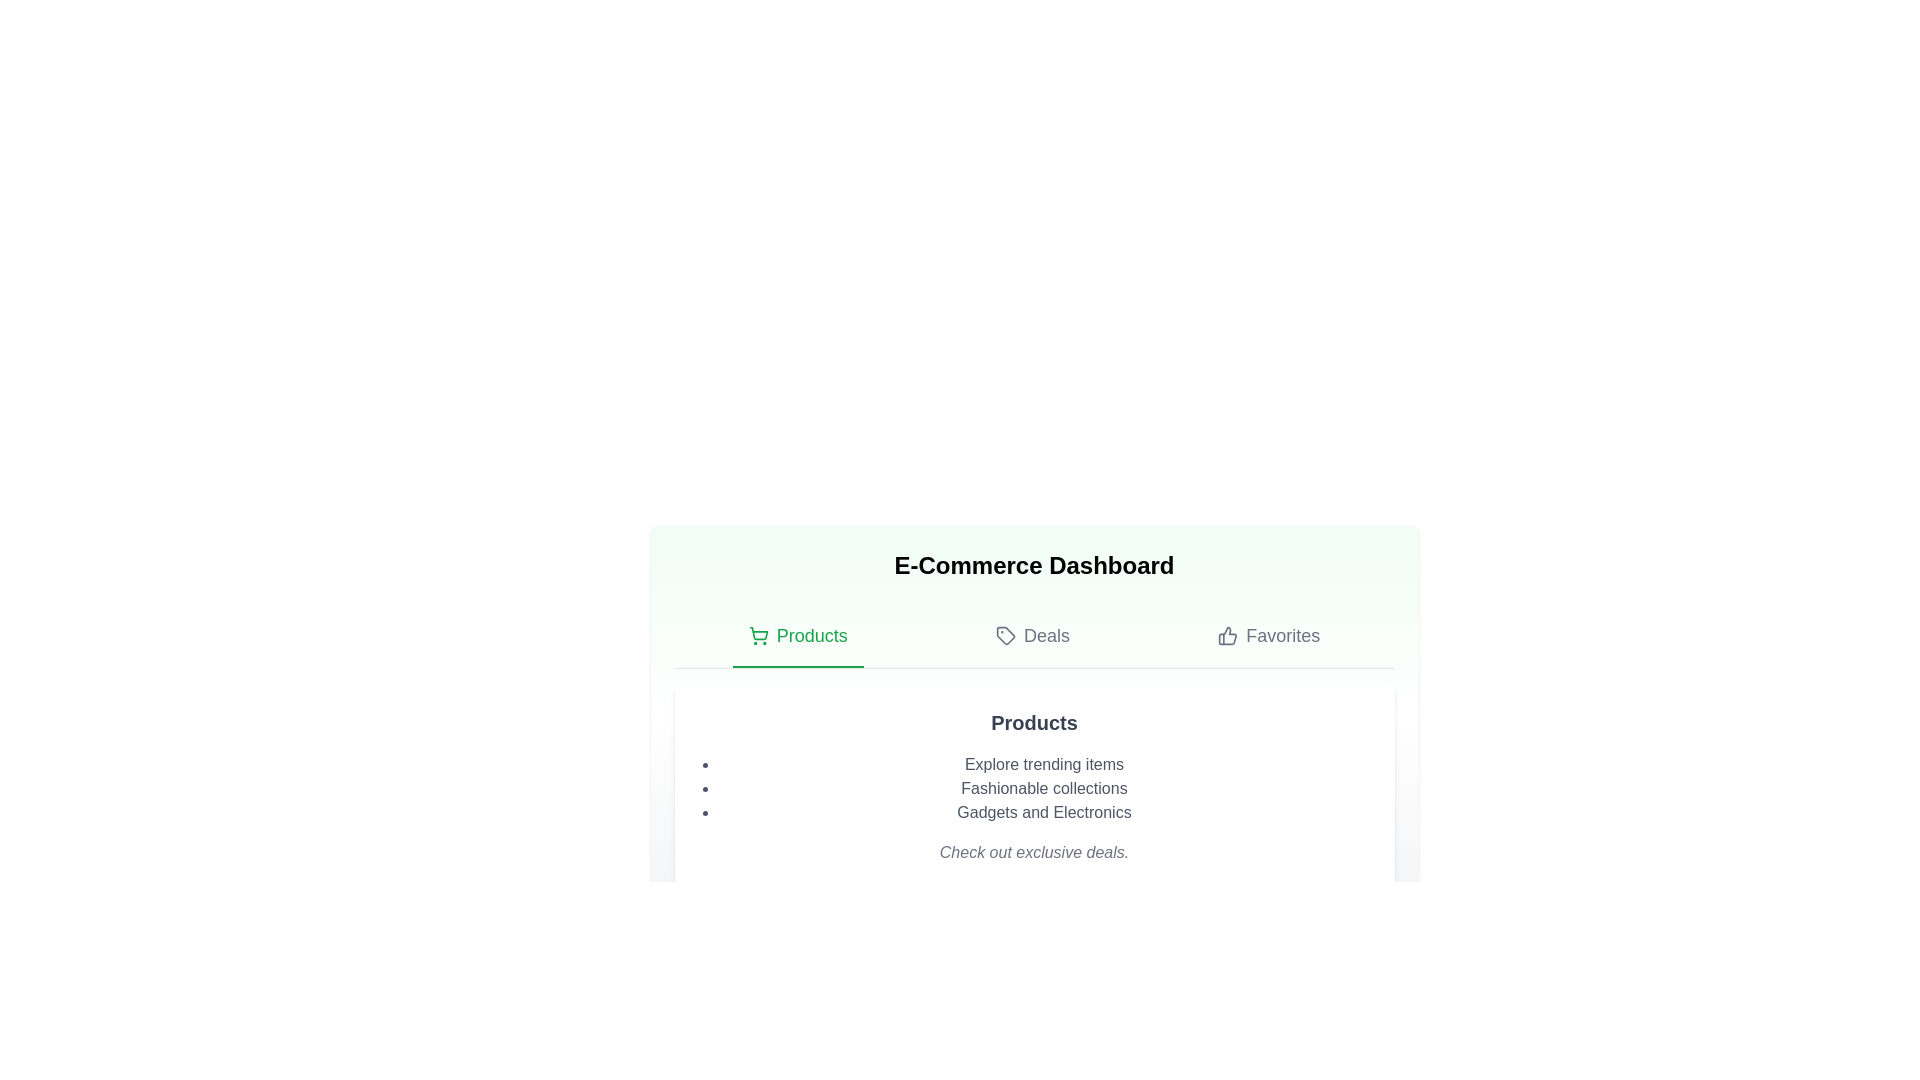 The image size is (1920, 1080). I want to click on the visual representation of the thumbs-up icon, which is a minimalistic outlined design located to the left of the 'Favorites' button in the top navigation bar, so click(1227, 636).